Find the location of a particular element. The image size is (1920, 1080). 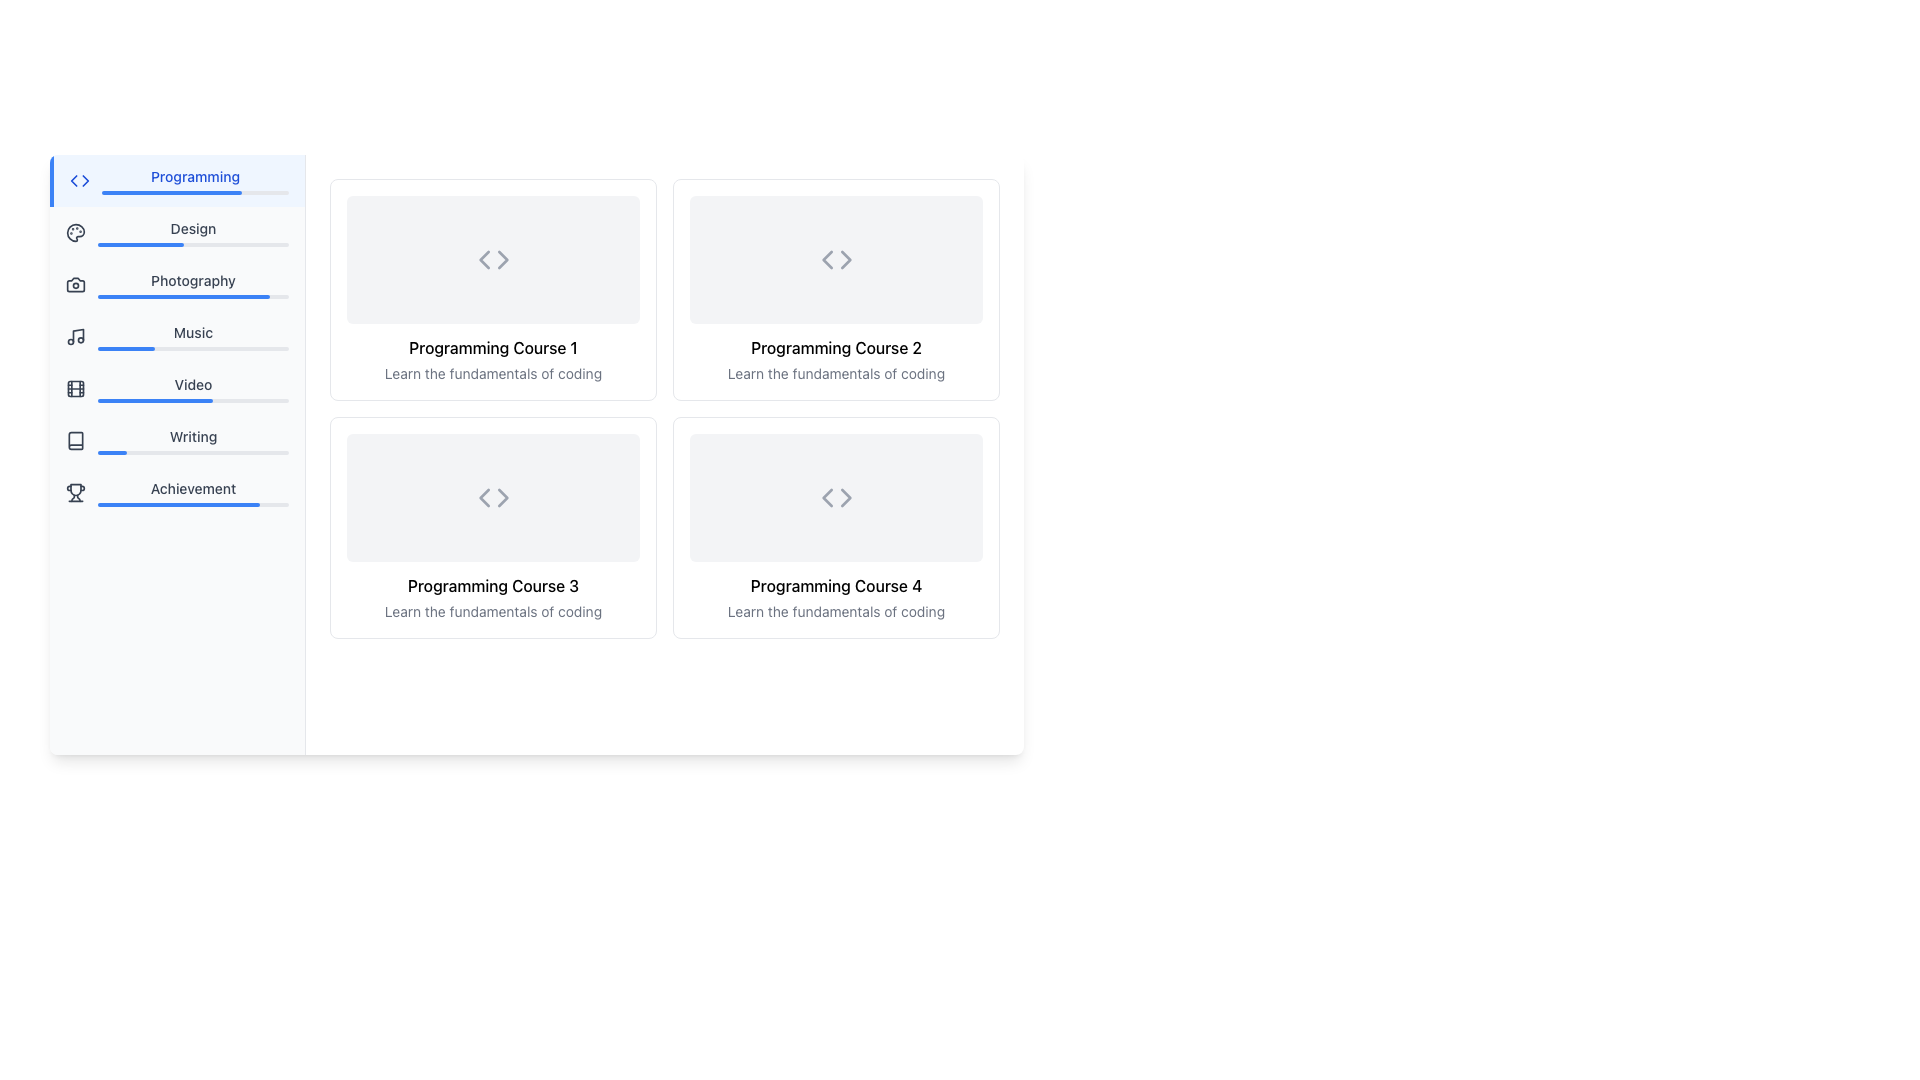

the visual appearance of the left-pointing SVG navigation arrow within the 'Programming Course 2' card, which is located at the specified coordinates is located at coordinates (827, 258).